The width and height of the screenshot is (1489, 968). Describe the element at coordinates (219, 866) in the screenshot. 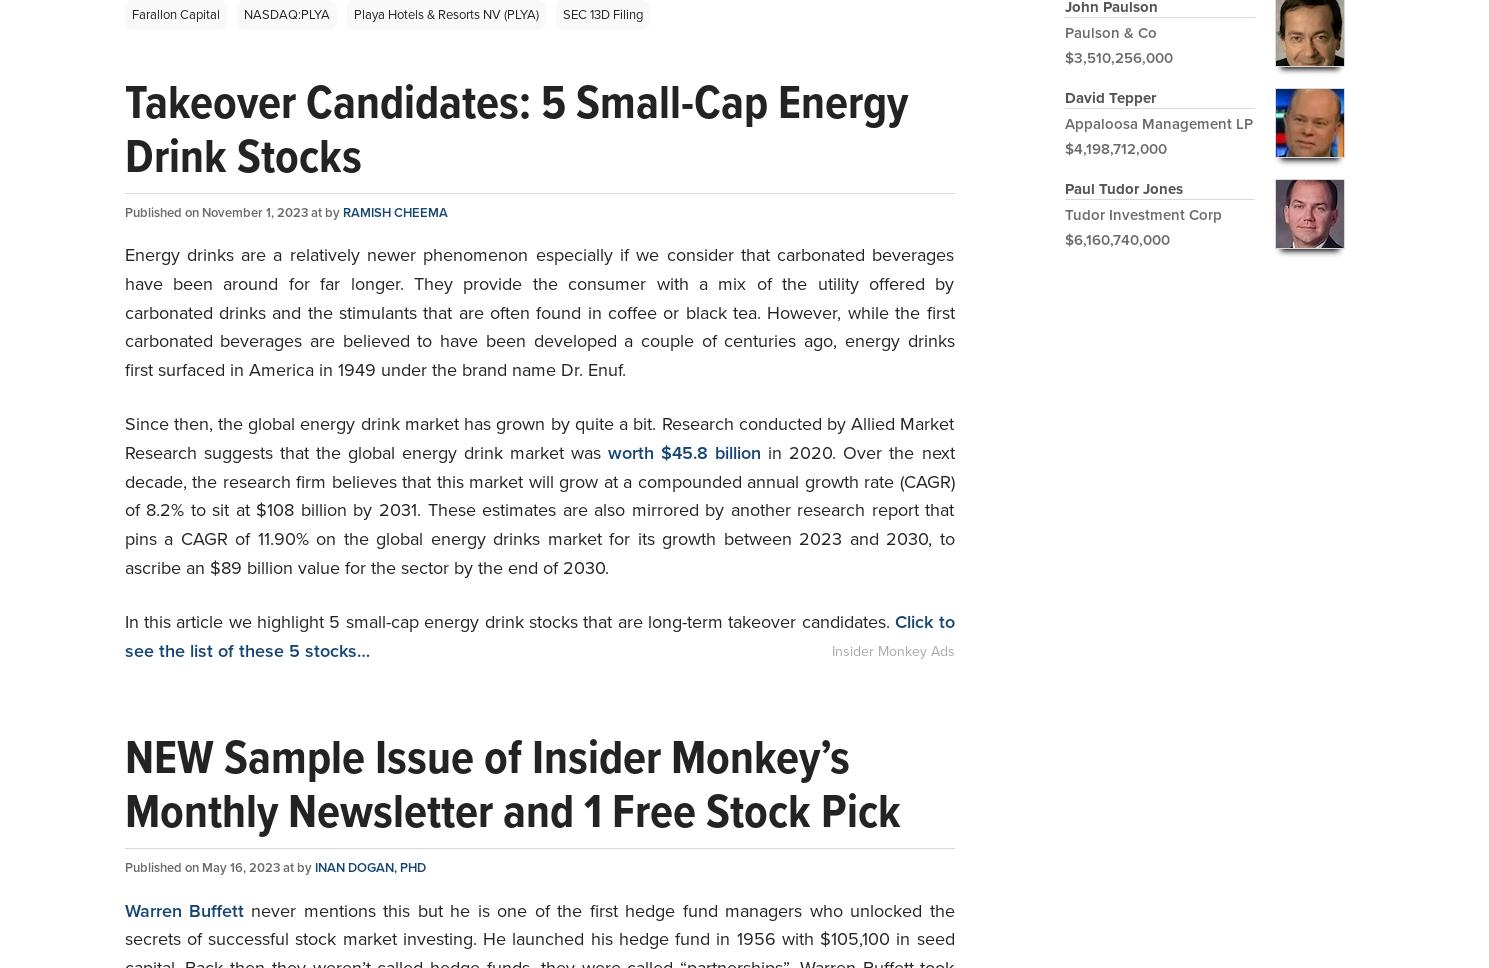

I see `'Published on May 16, 2023 at  by'` at that location.